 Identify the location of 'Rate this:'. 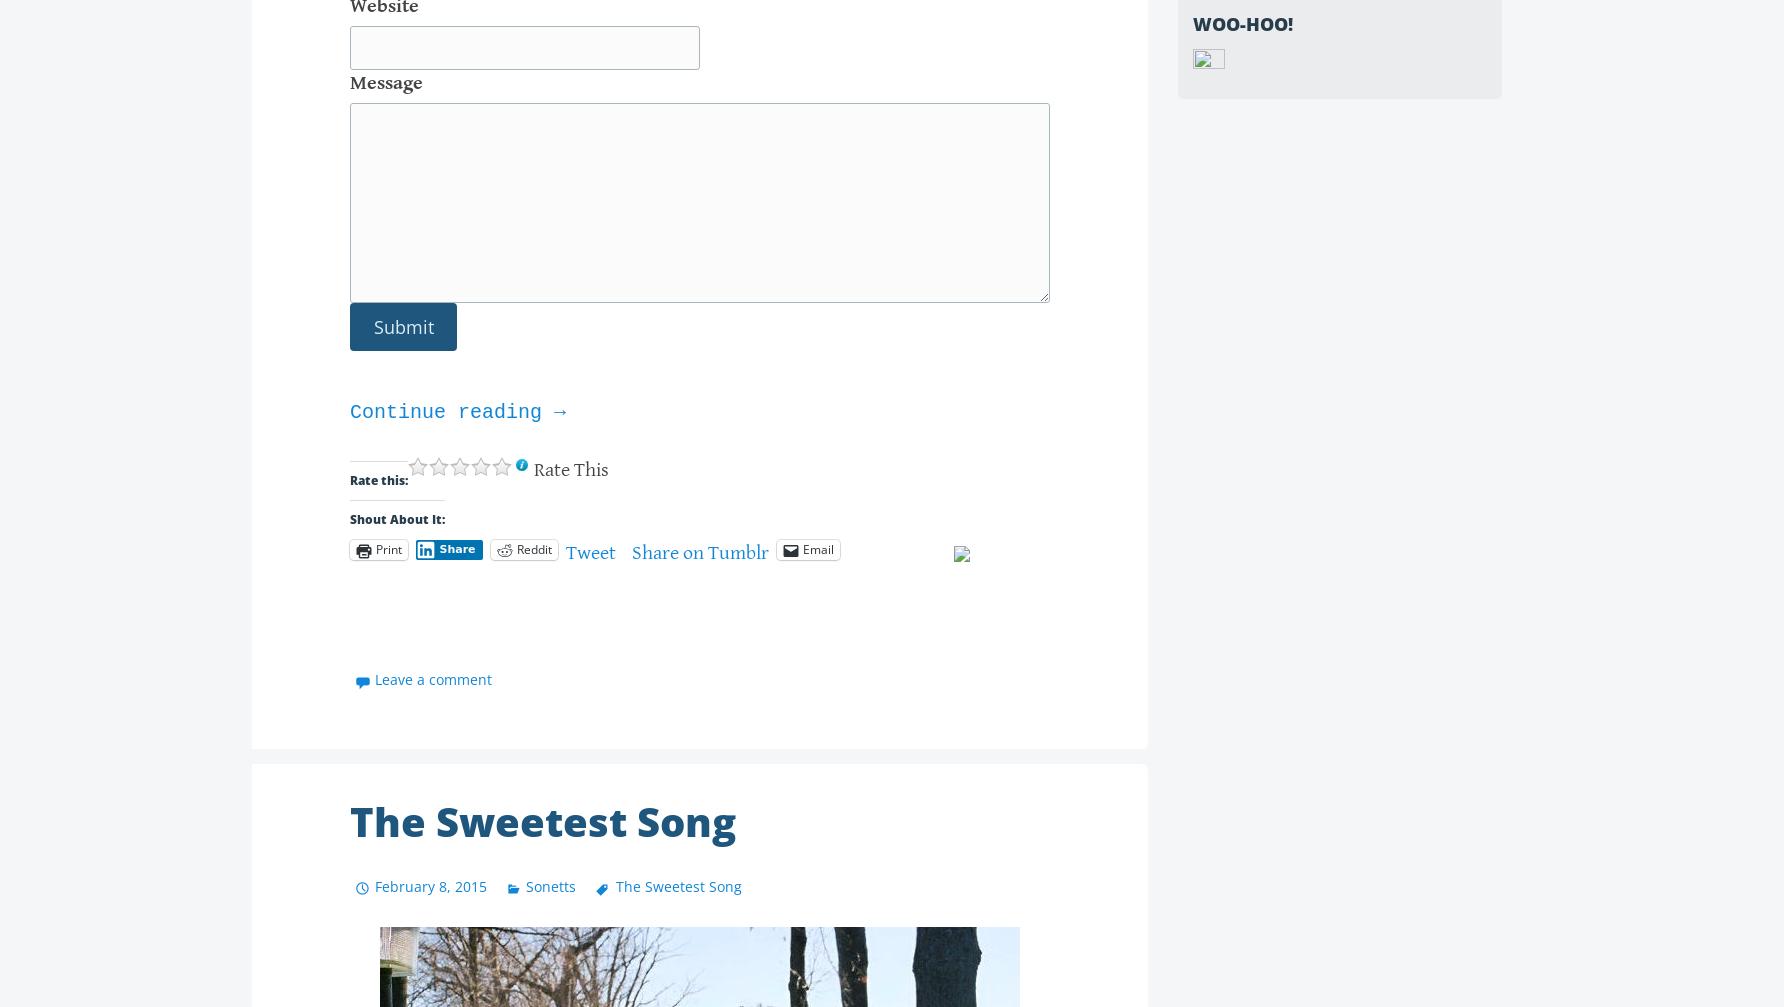
(377, 479).